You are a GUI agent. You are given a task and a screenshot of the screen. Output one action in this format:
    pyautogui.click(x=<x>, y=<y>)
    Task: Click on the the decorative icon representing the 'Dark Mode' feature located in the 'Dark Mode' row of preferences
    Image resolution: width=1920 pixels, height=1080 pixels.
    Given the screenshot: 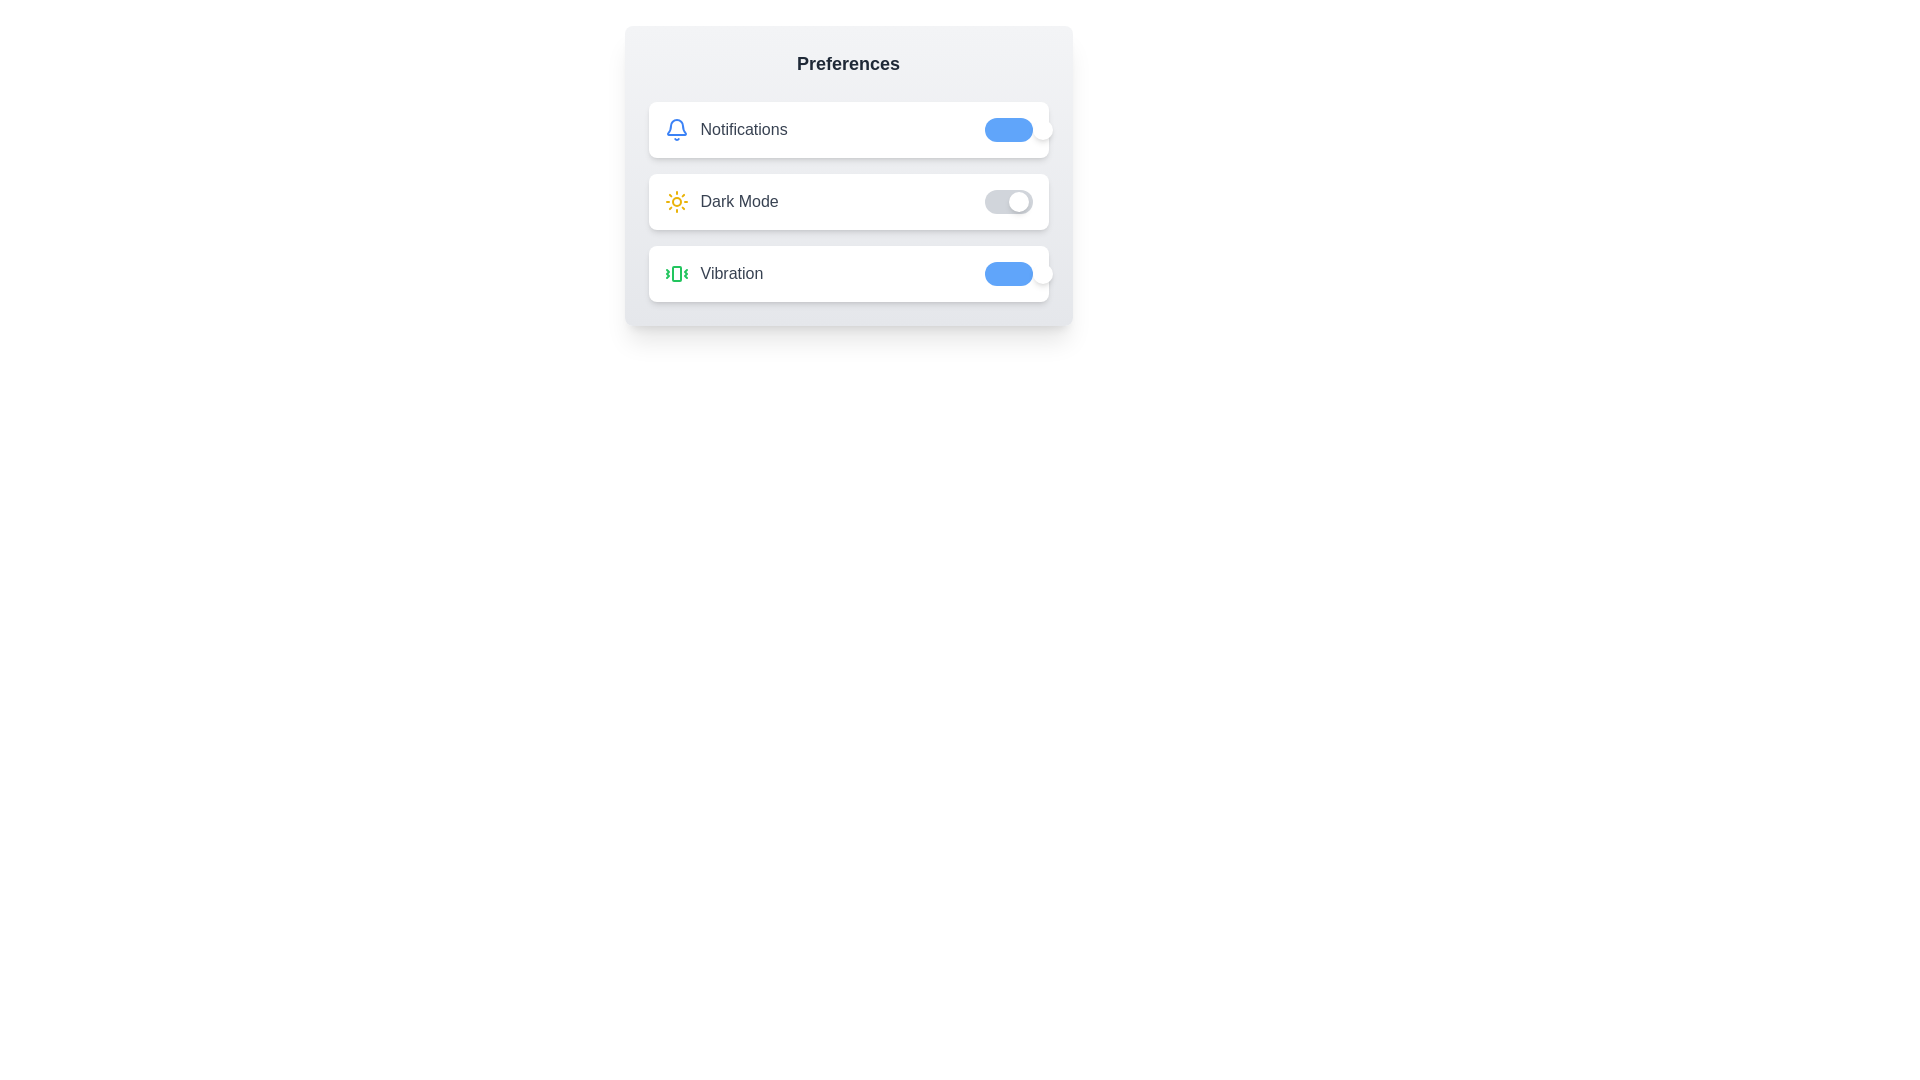 What is the action you would take?
    pyautogui.click(x=676, y=201)
    